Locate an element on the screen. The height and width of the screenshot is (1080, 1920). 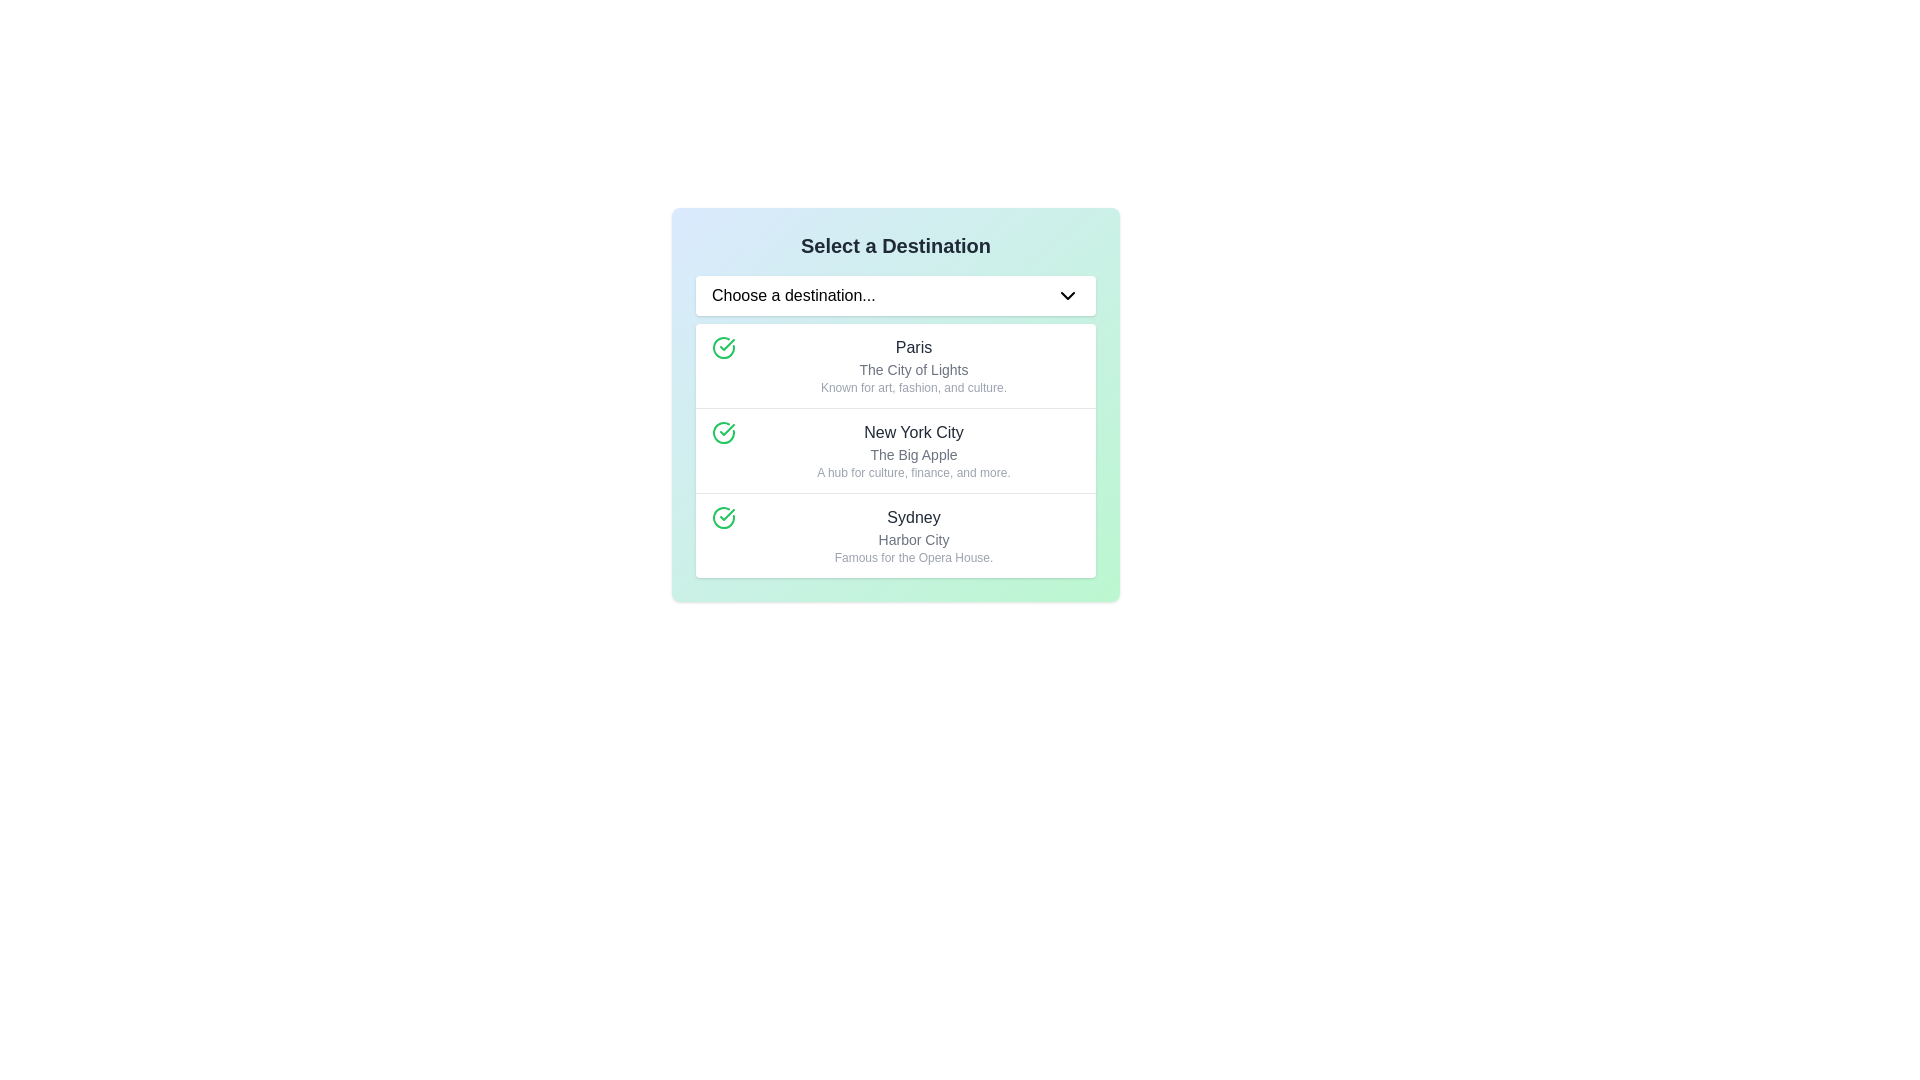
text label displaying 'Harbor City' which is positioned beneath the label 'Sydney' in the third option of the destinations list is located at coordinates (912, 540).